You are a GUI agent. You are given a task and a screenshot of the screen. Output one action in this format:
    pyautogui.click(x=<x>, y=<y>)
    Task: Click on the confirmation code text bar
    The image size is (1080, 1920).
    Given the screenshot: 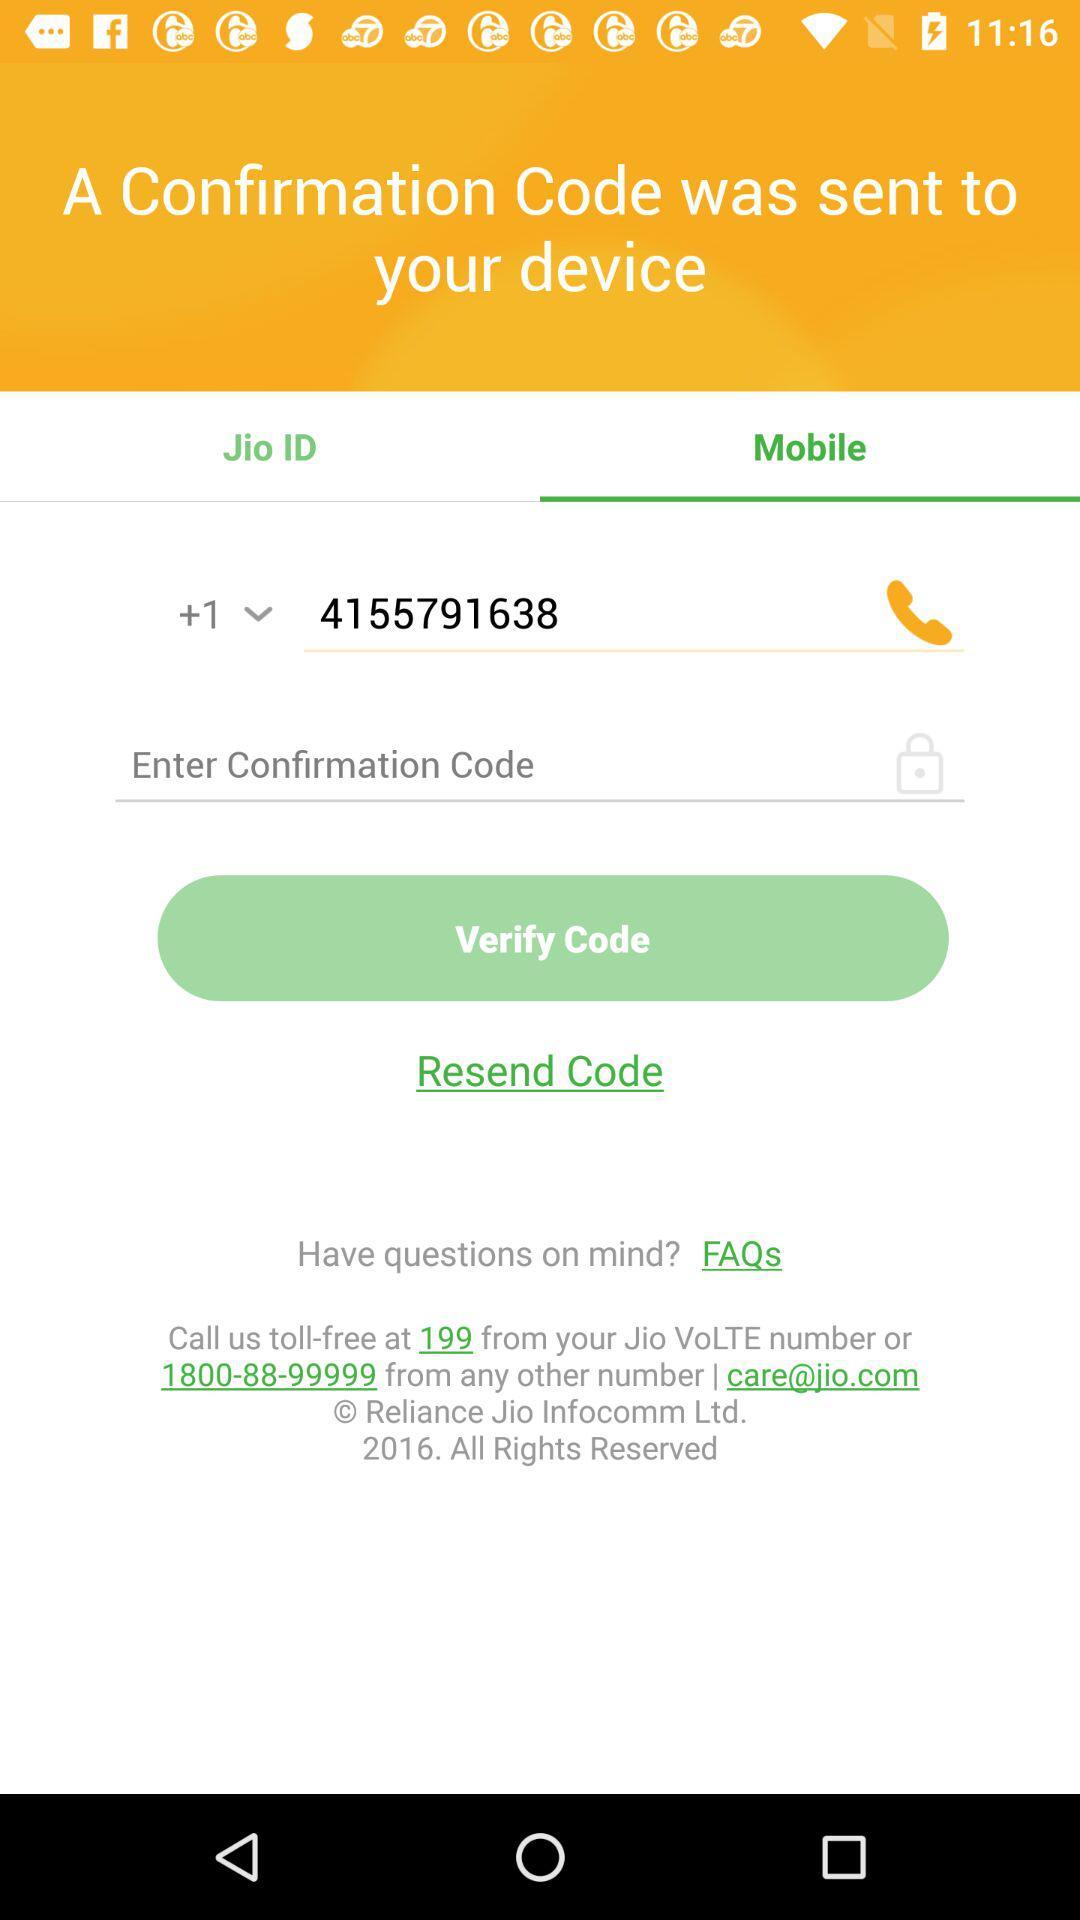 What is the action you would take?
    pyautogui.click(x=540, y=762)
    